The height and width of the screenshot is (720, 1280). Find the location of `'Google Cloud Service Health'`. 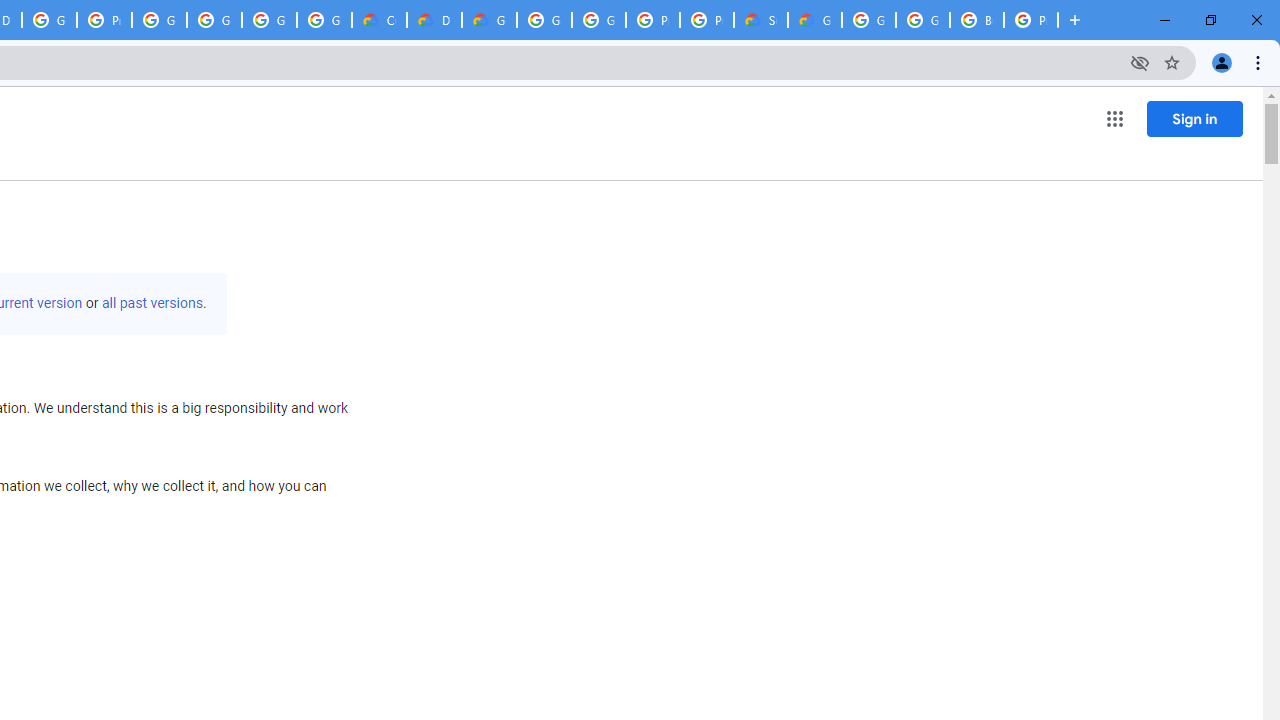

'Google Cloud Service Health' is located at coordinates (815, 20).